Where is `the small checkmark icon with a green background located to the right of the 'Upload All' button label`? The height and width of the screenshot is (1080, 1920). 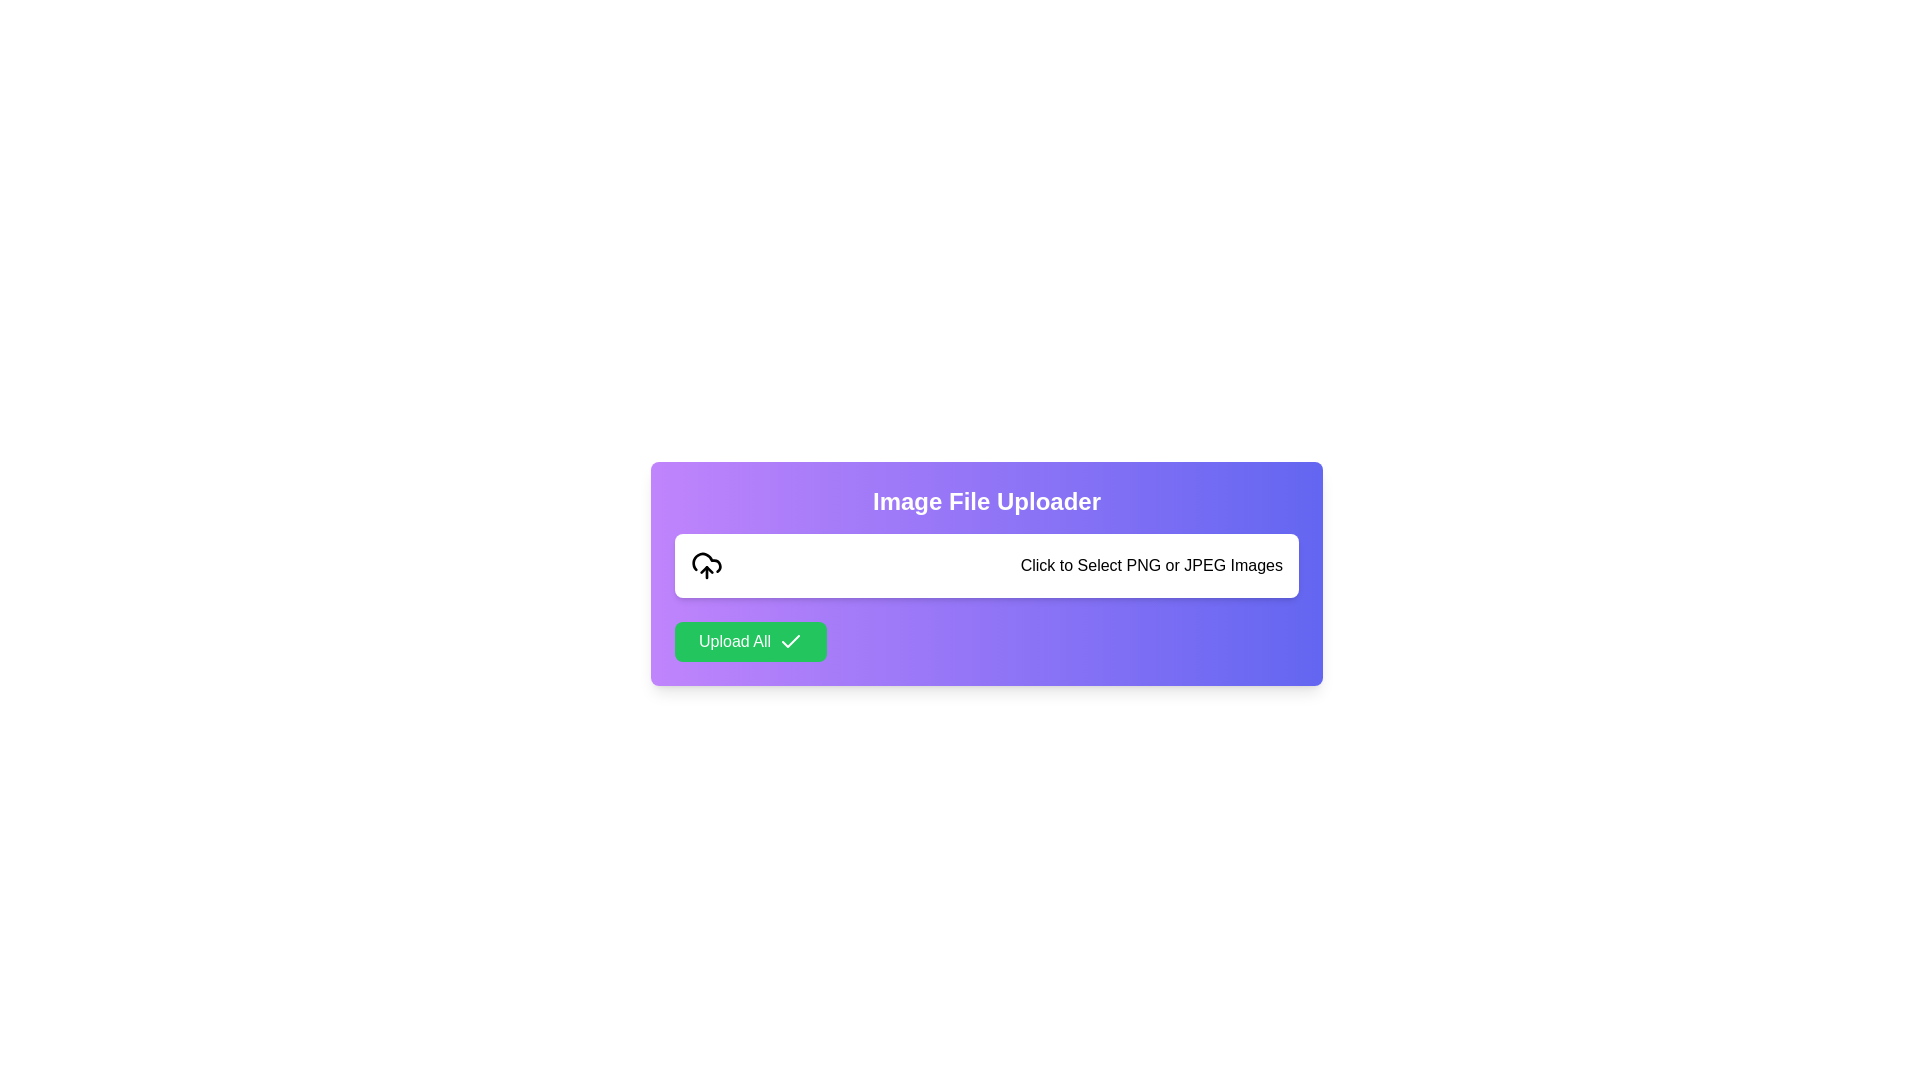
the small checkmark icon with a green background located to the right of the 'Upload All' button label is located at coordinates (790, 641).